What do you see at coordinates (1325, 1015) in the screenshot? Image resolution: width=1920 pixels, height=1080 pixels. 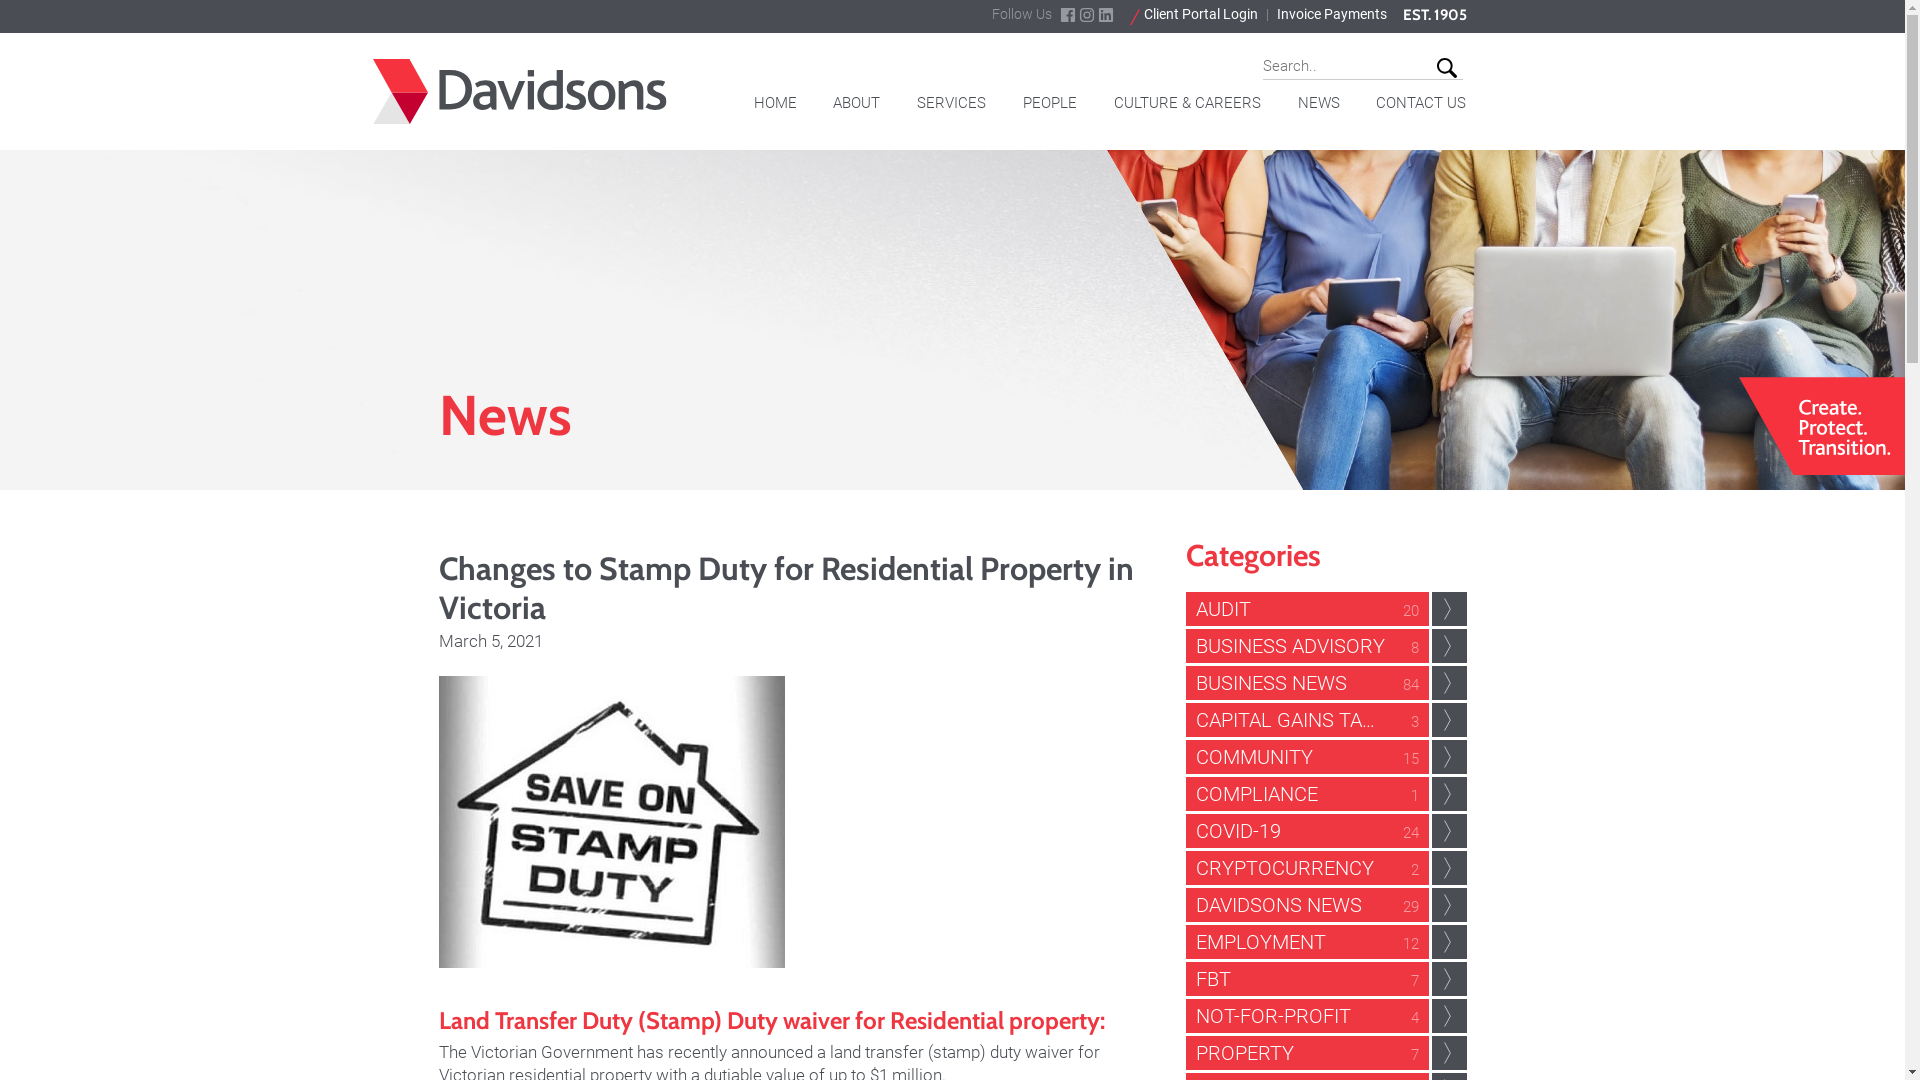 I see `'NOT-FOR-PROFIT` at bounding box center [1325, 1015].